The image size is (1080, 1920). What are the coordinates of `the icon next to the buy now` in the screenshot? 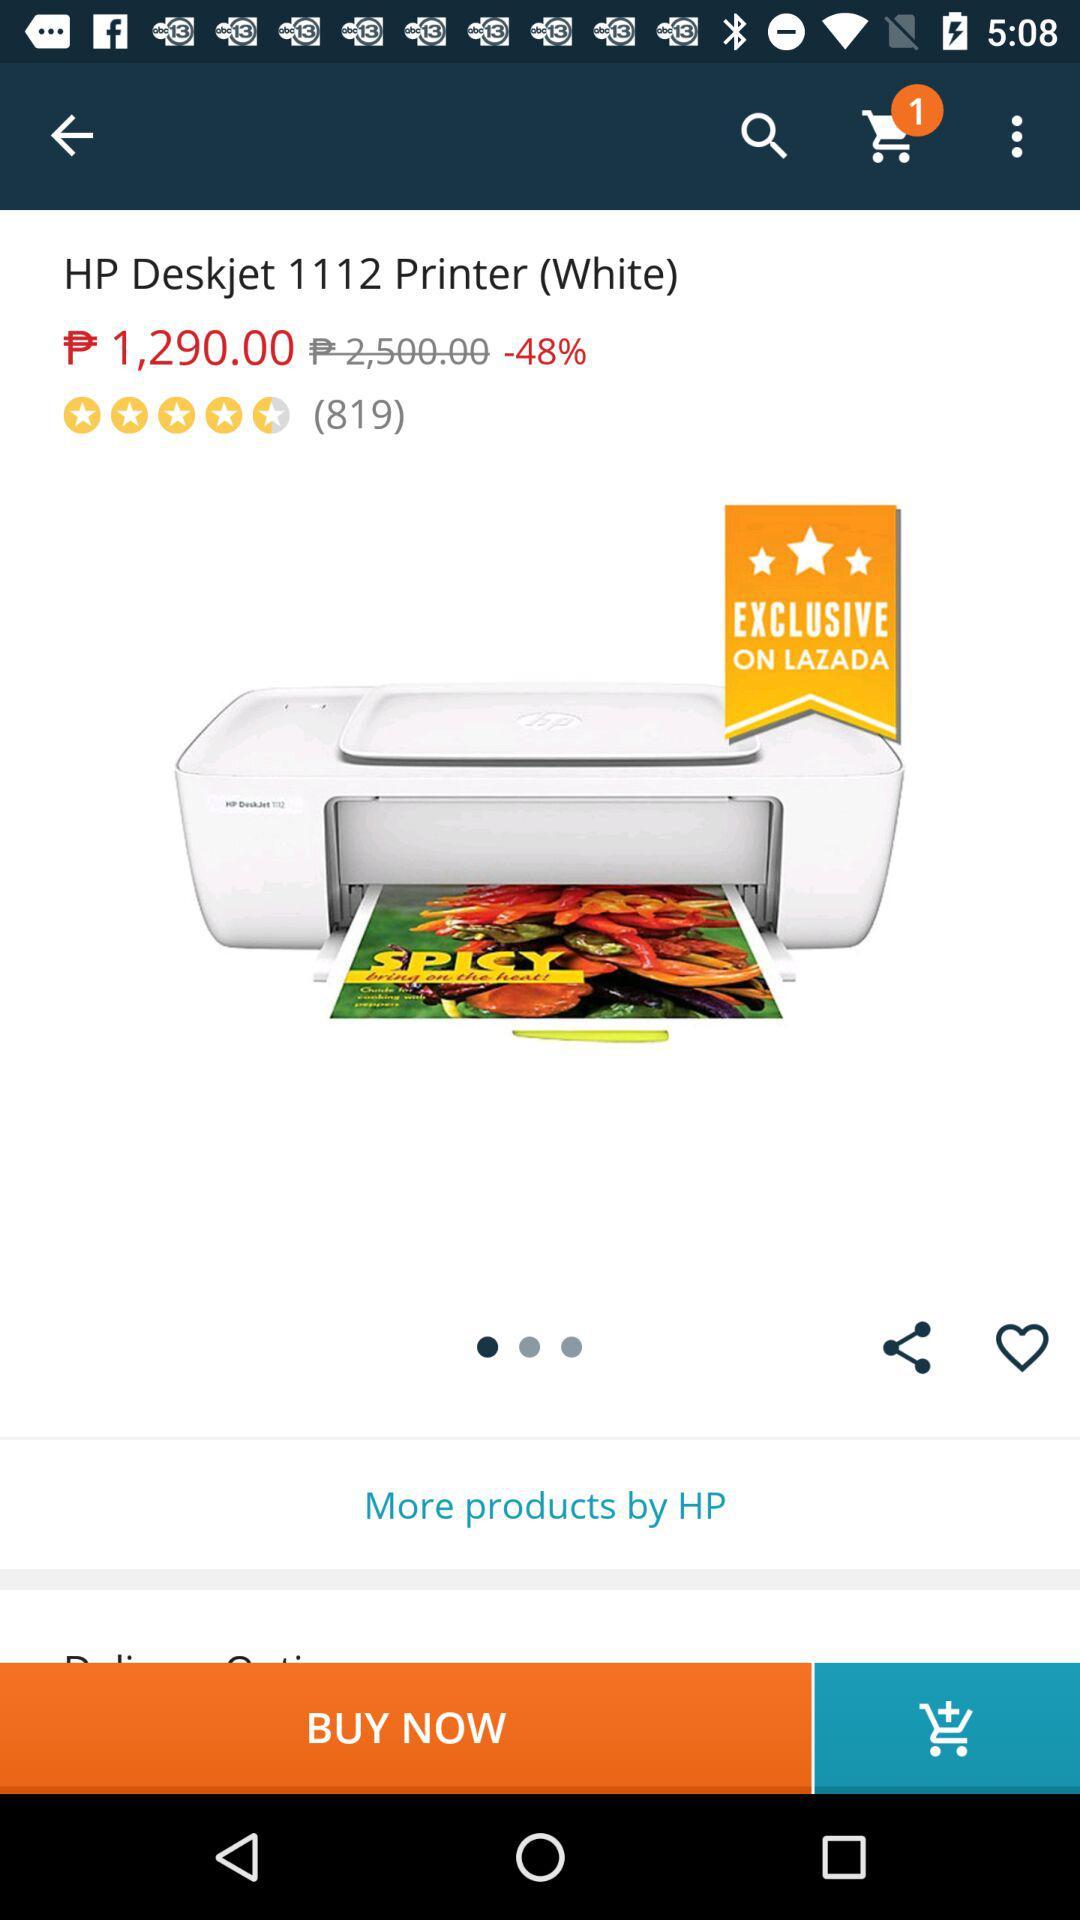 It's located at (946, 1727).